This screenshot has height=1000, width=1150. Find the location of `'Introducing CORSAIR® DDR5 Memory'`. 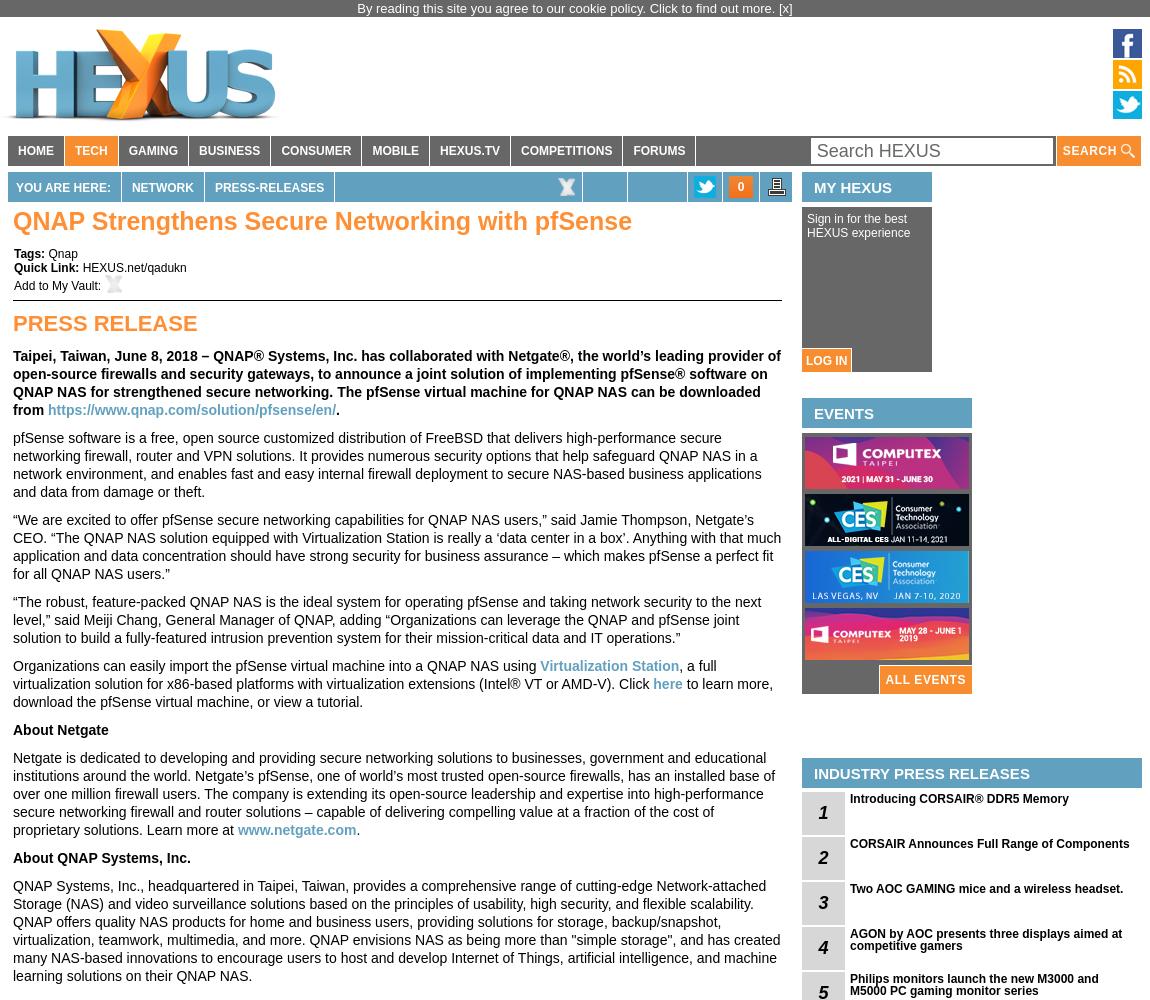

'Introducing CORSAIR® DDR5 Memory' is located at coordinates (958, 799).